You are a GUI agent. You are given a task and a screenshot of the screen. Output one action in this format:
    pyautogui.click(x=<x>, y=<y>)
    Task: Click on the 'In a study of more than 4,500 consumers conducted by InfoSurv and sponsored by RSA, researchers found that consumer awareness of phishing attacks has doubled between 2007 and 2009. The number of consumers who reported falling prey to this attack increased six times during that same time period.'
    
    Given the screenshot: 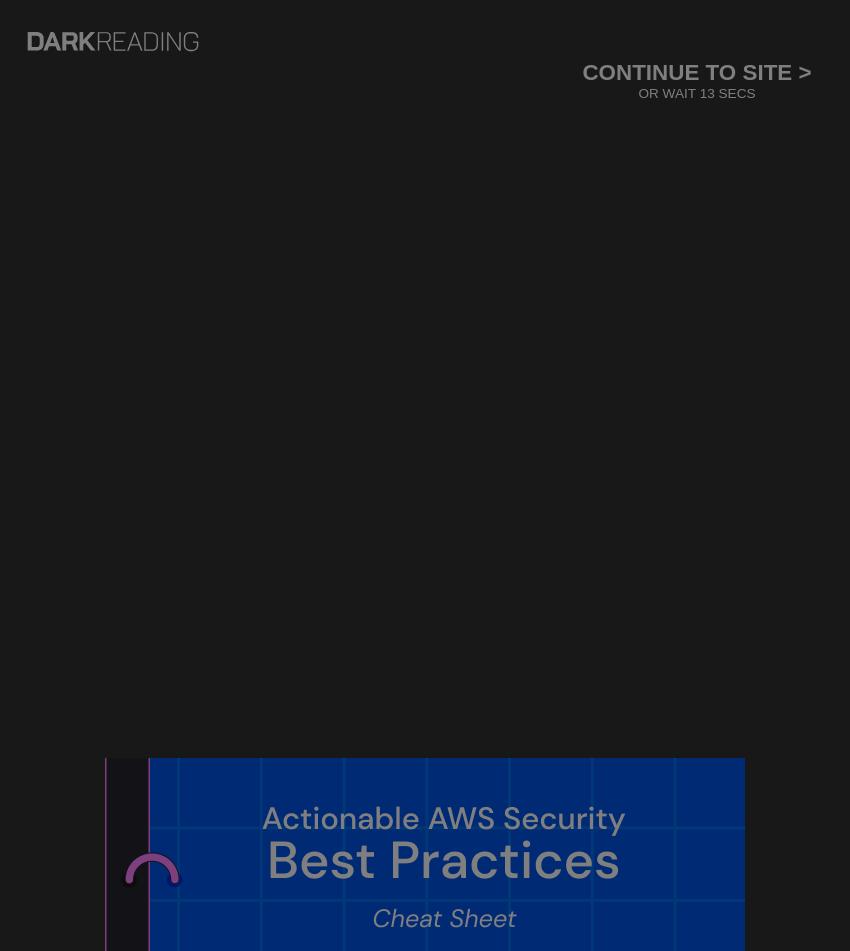 What is the action you would take?
    pyautogui.click(x=256, y=812)
    